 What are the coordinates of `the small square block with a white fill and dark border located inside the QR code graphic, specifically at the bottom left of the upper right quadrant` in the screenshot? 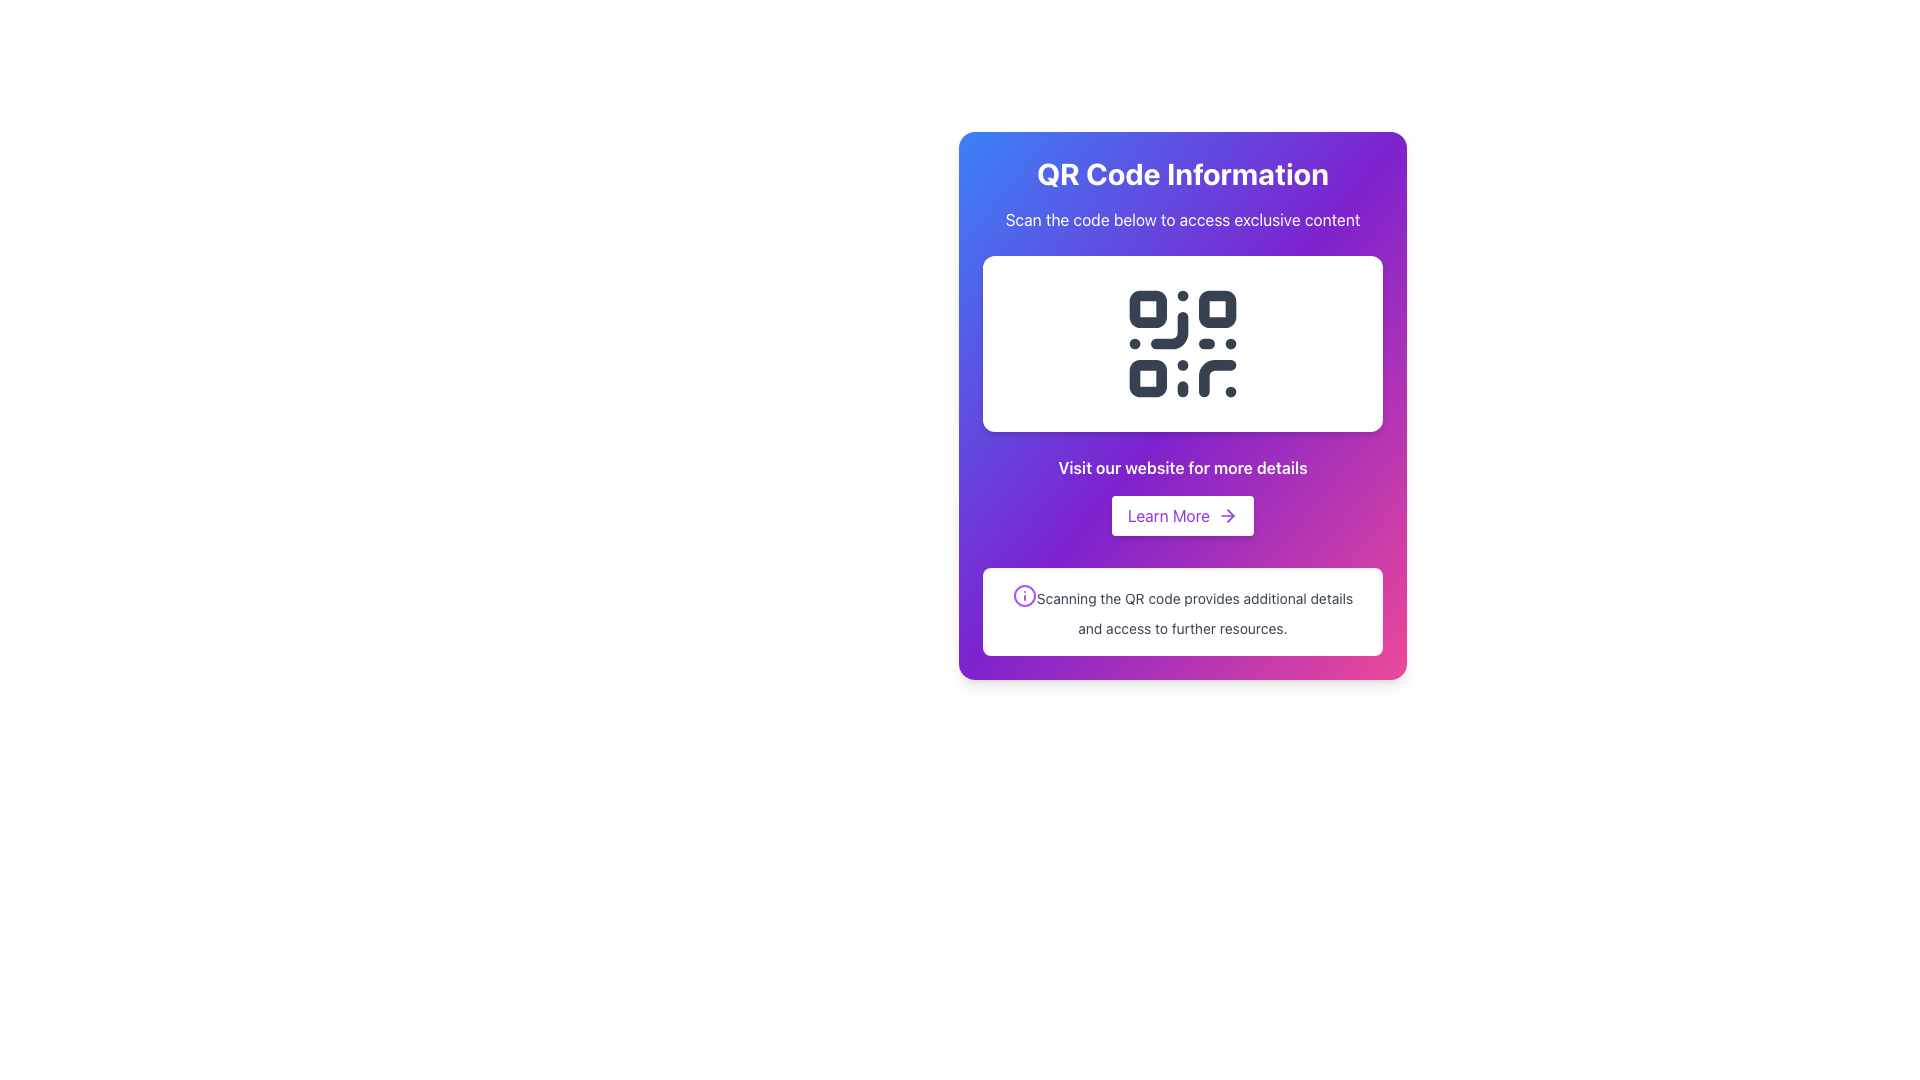 It's located at (1148, 378).